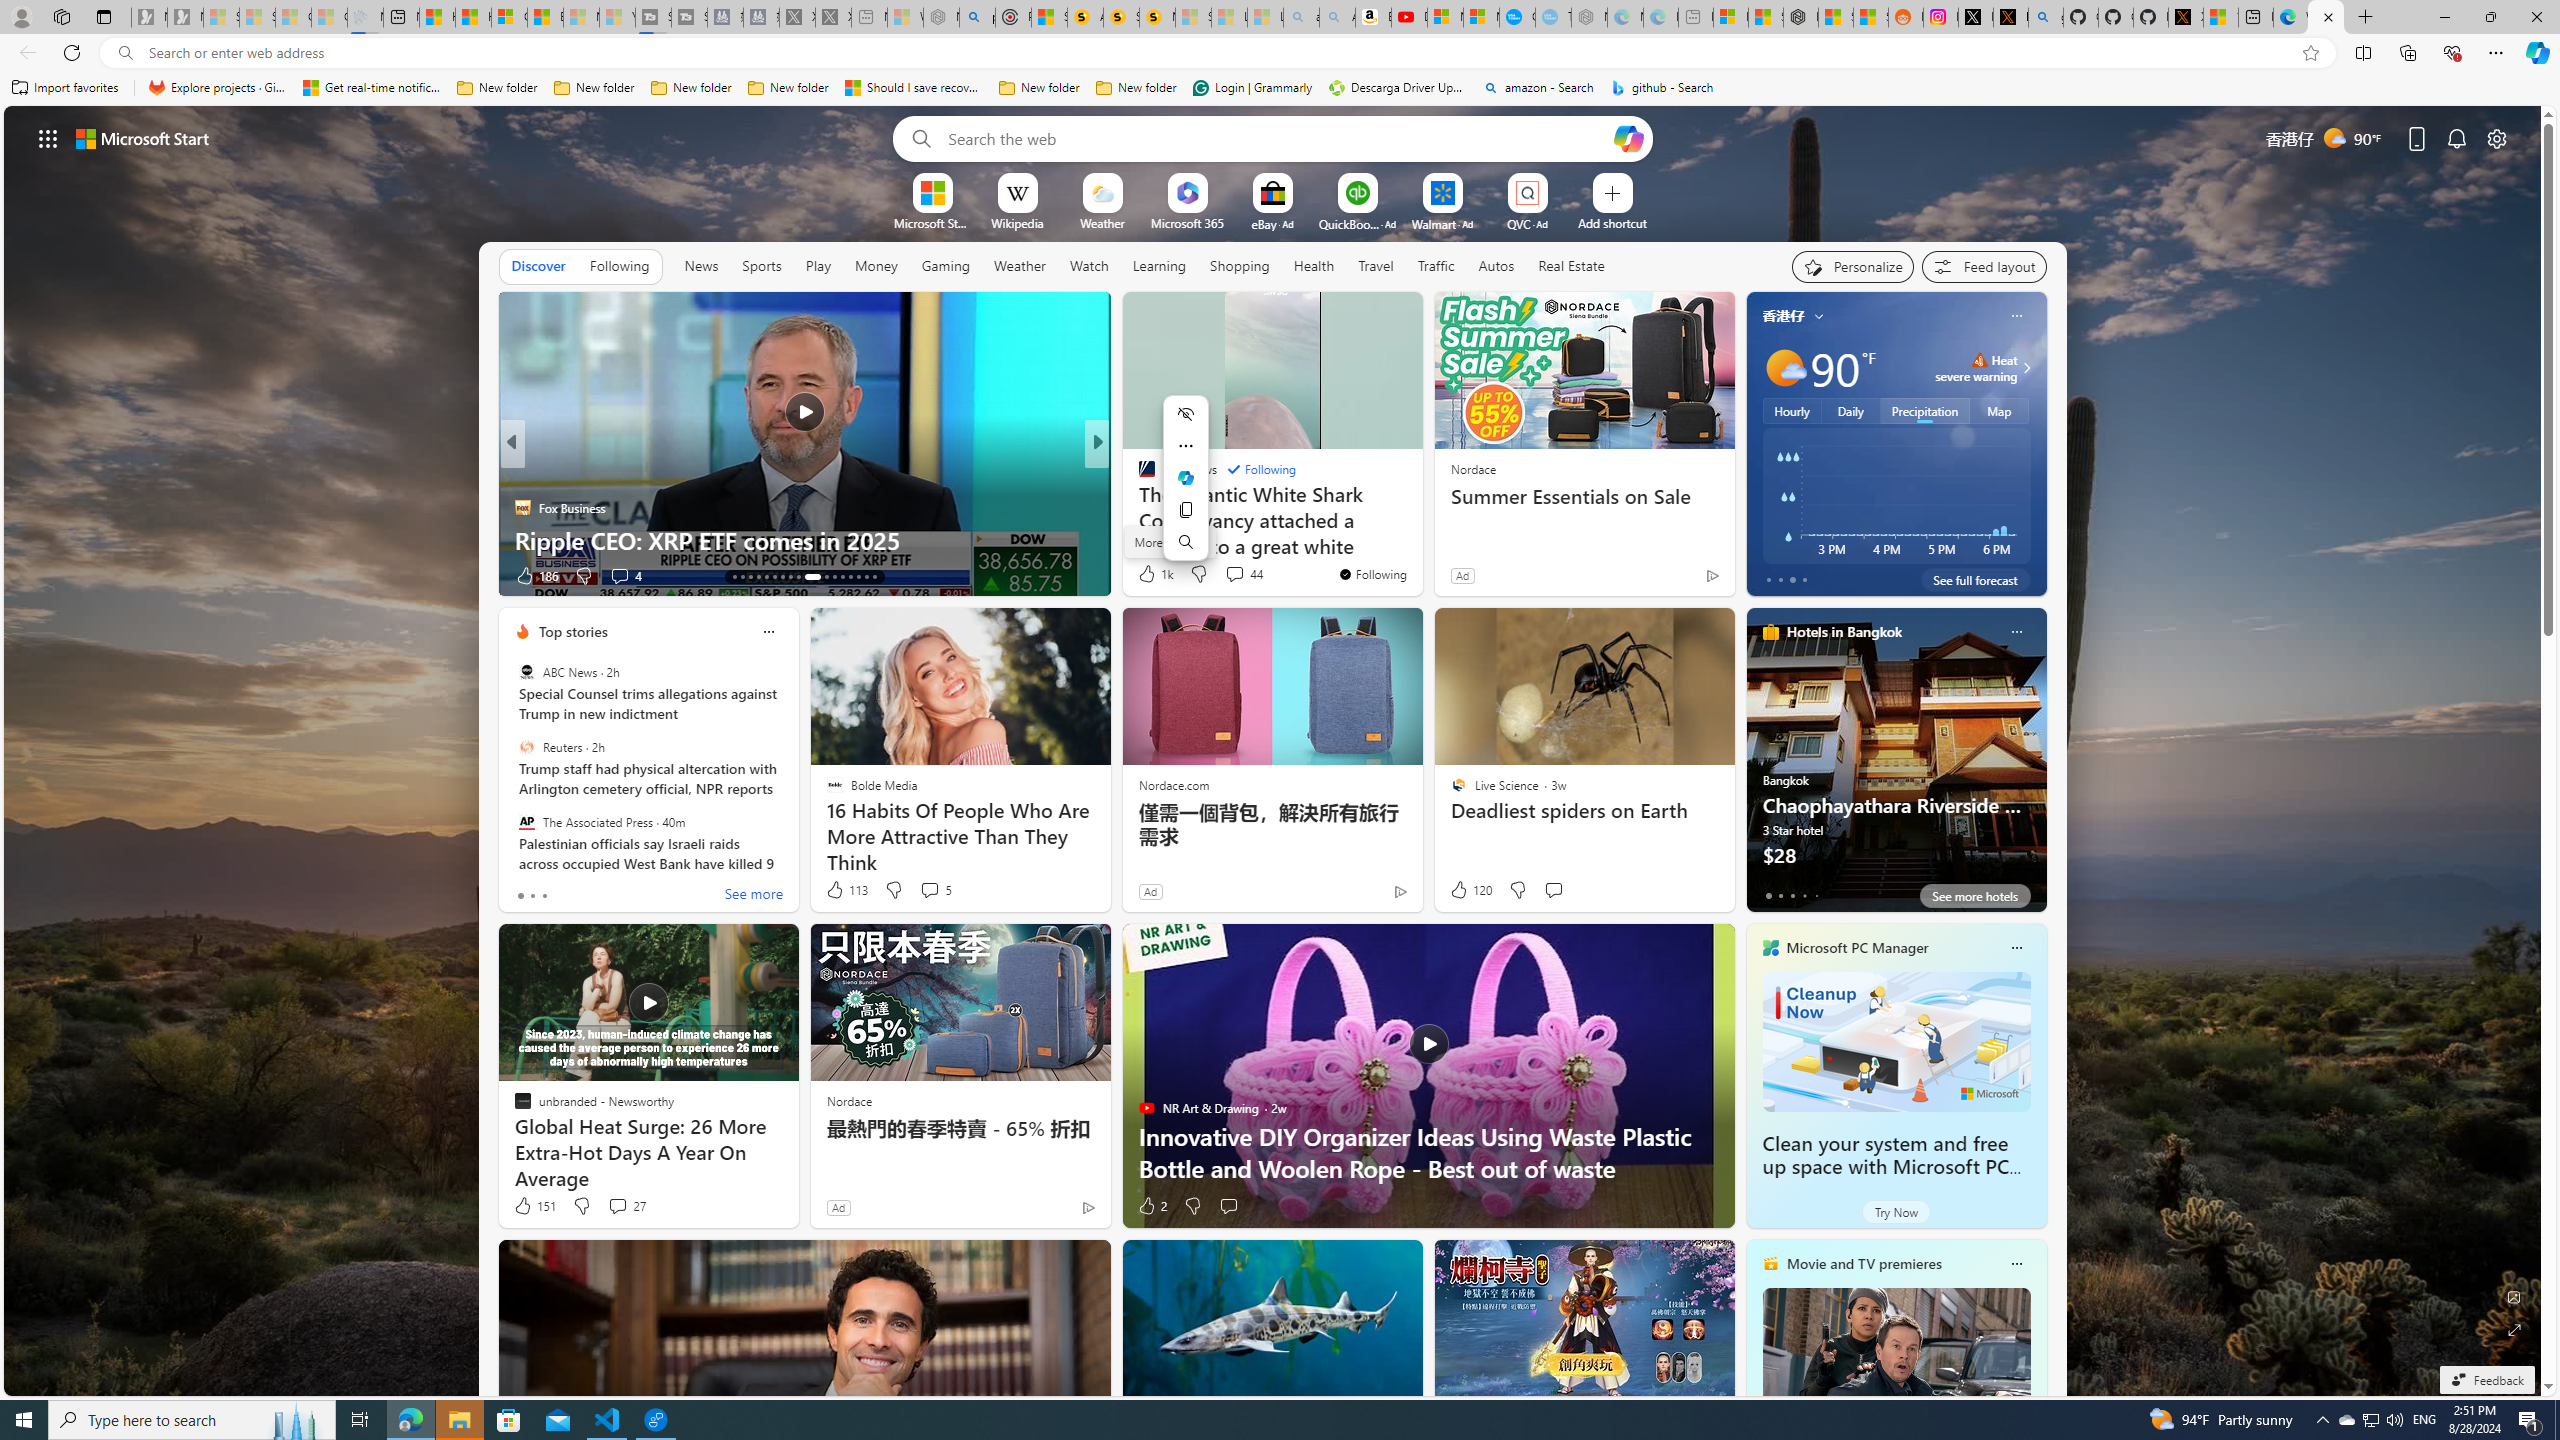 The image size is (2560, 1440). What do you see at coordinates (2022, 367) in the screenshot?
I see `'Click to see more information'` at bounding box center [2022, 367].